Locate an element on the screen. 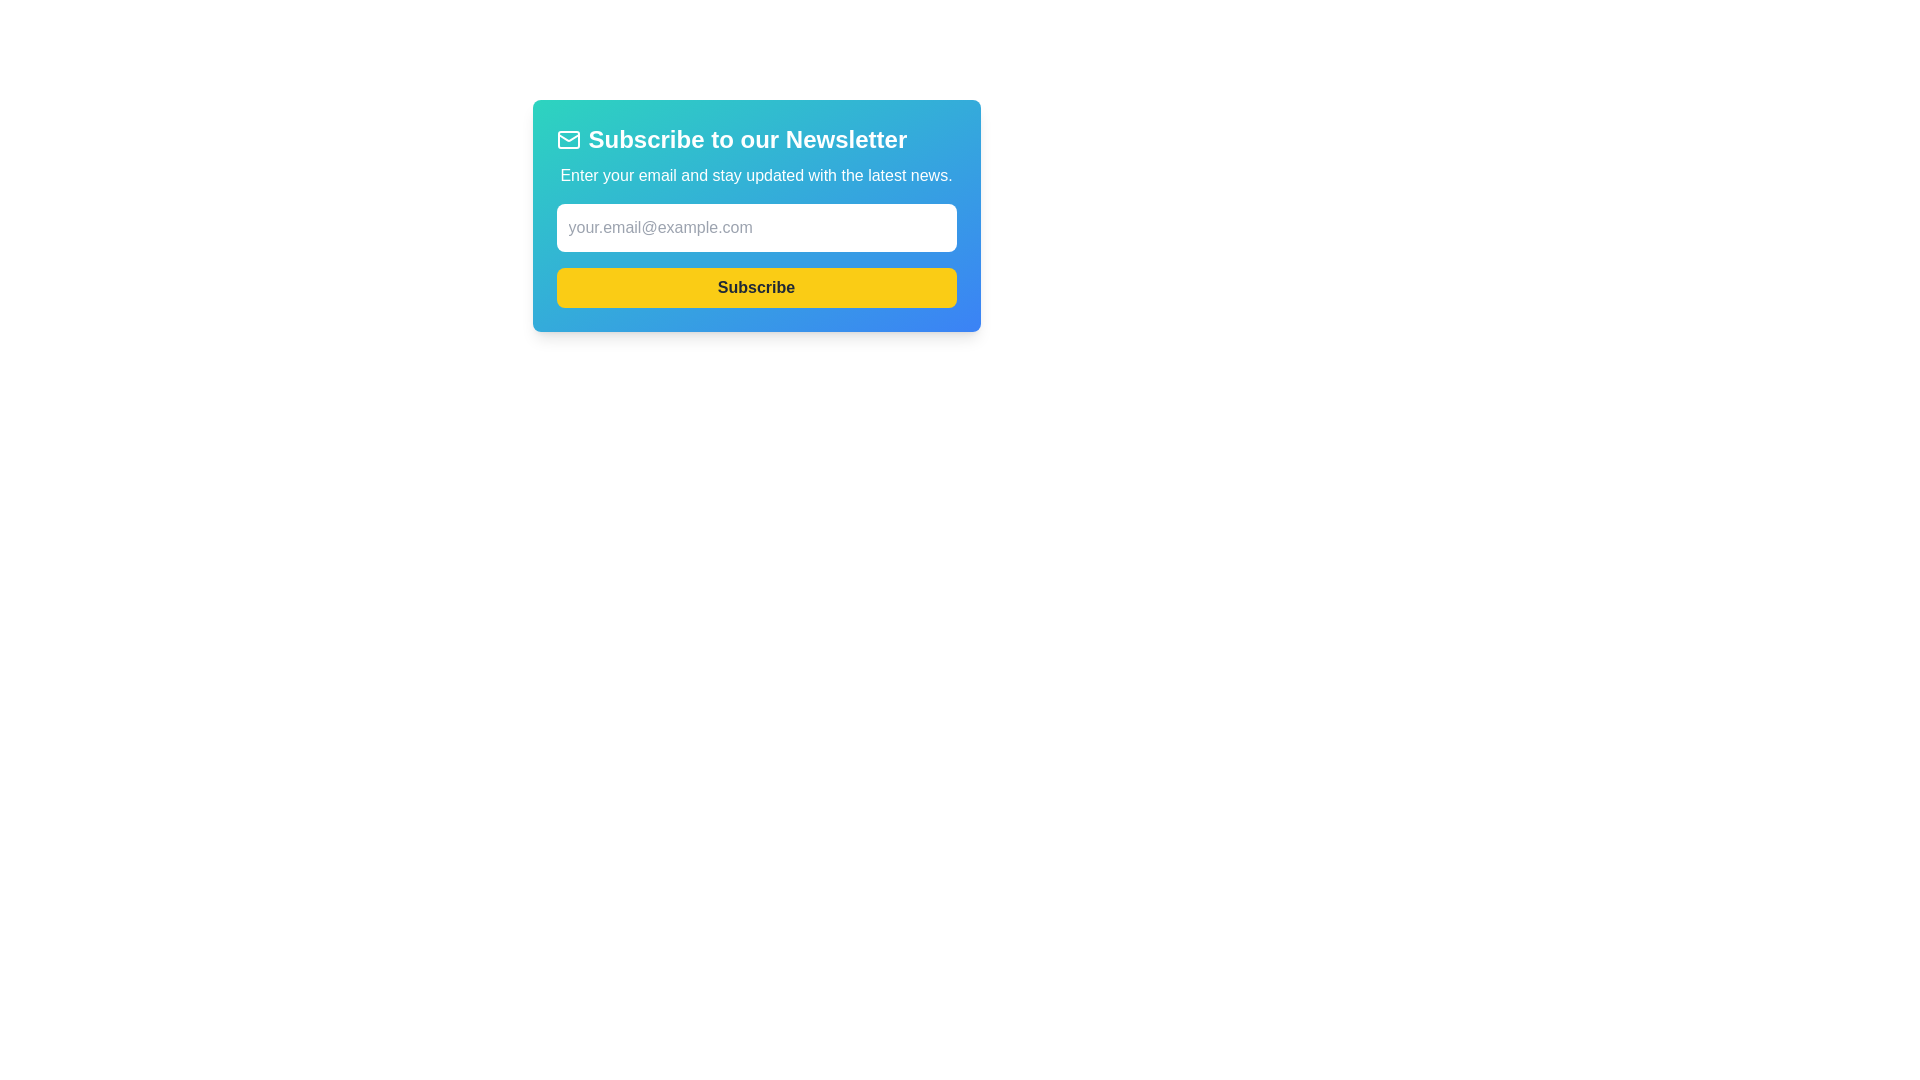 The width and height of the screenshot is (1920, 1080). the informational text that reads 'Enter your email and stay updated with the latest news.' which is located below the title 'Subscribe to our Newsletter' and above the input field and the 'Subscribe' button is located at coordinates (755, 175).